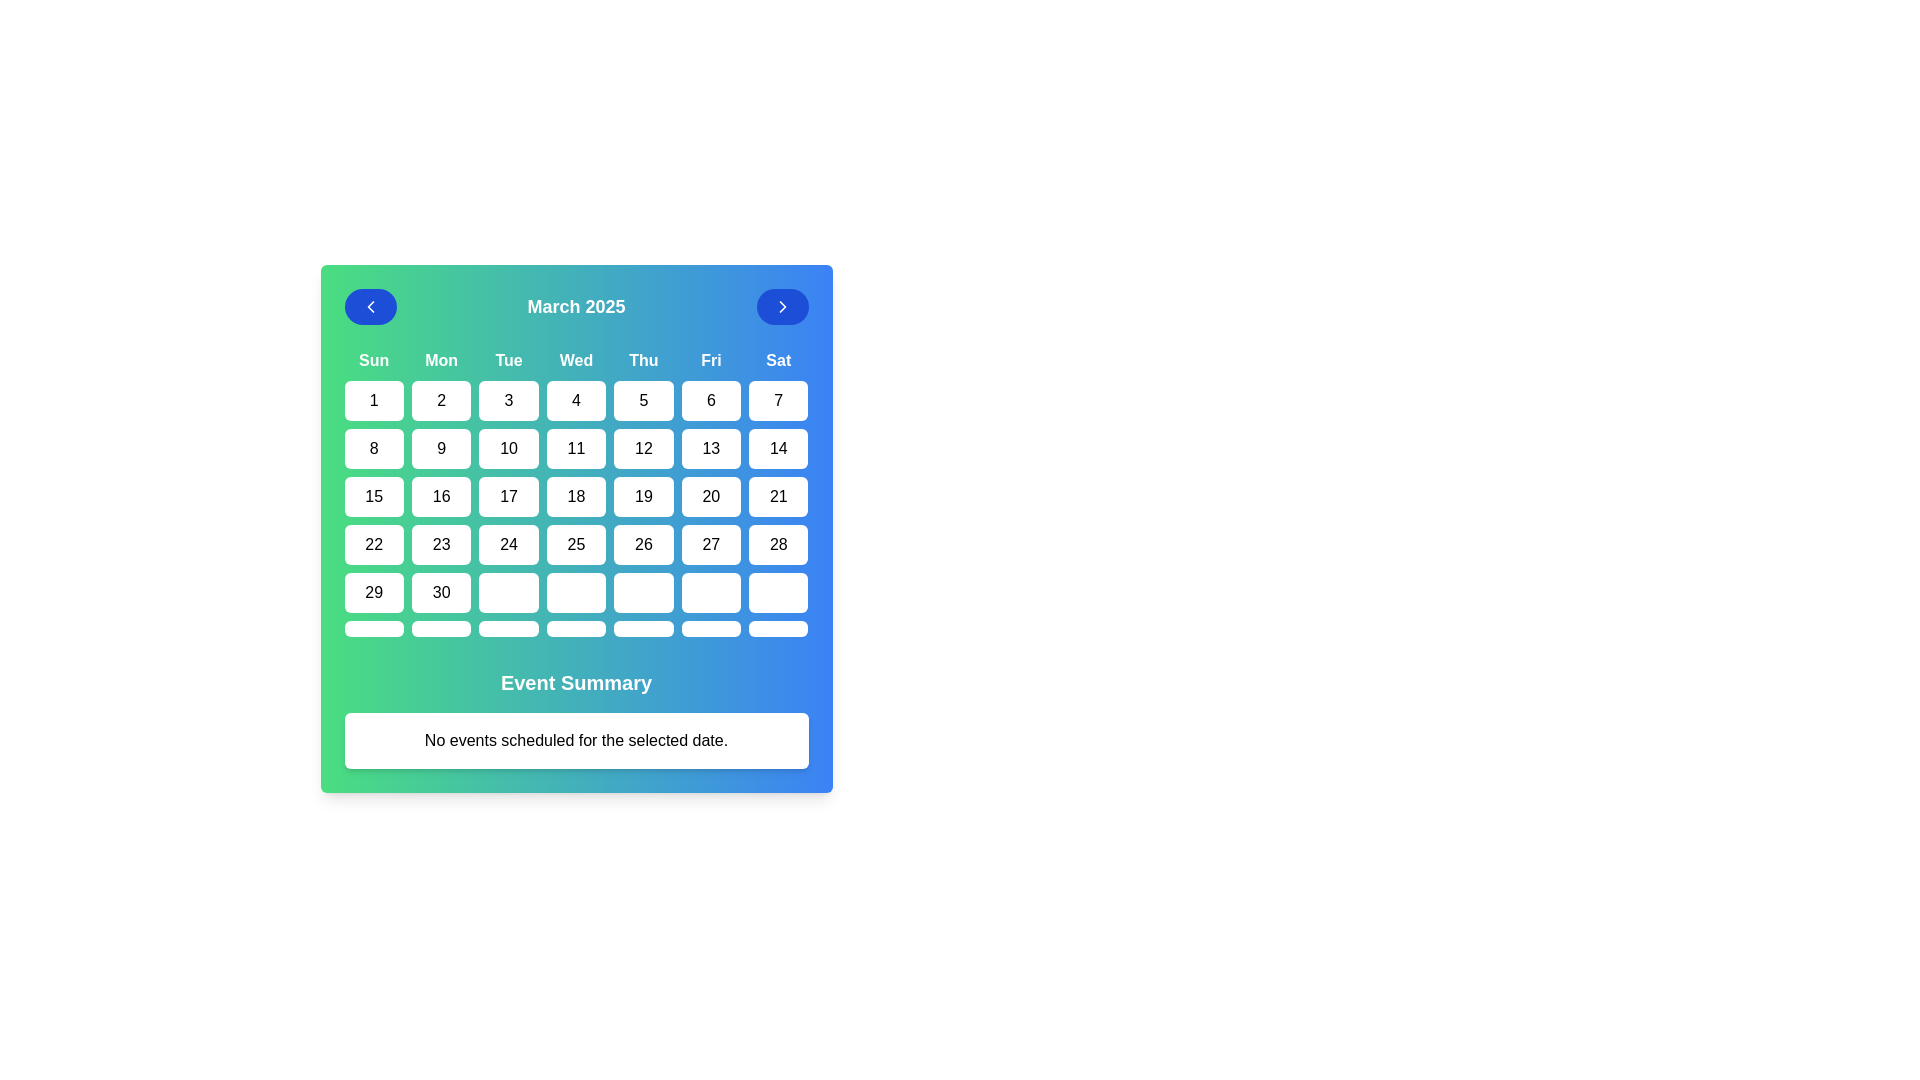 Image resolution: width=1920 pixels, height=1080 pixels. Describe the element at coordinates (370, 307) in the screenshot. I see `the button on the top left of the calendar interface` at that location.